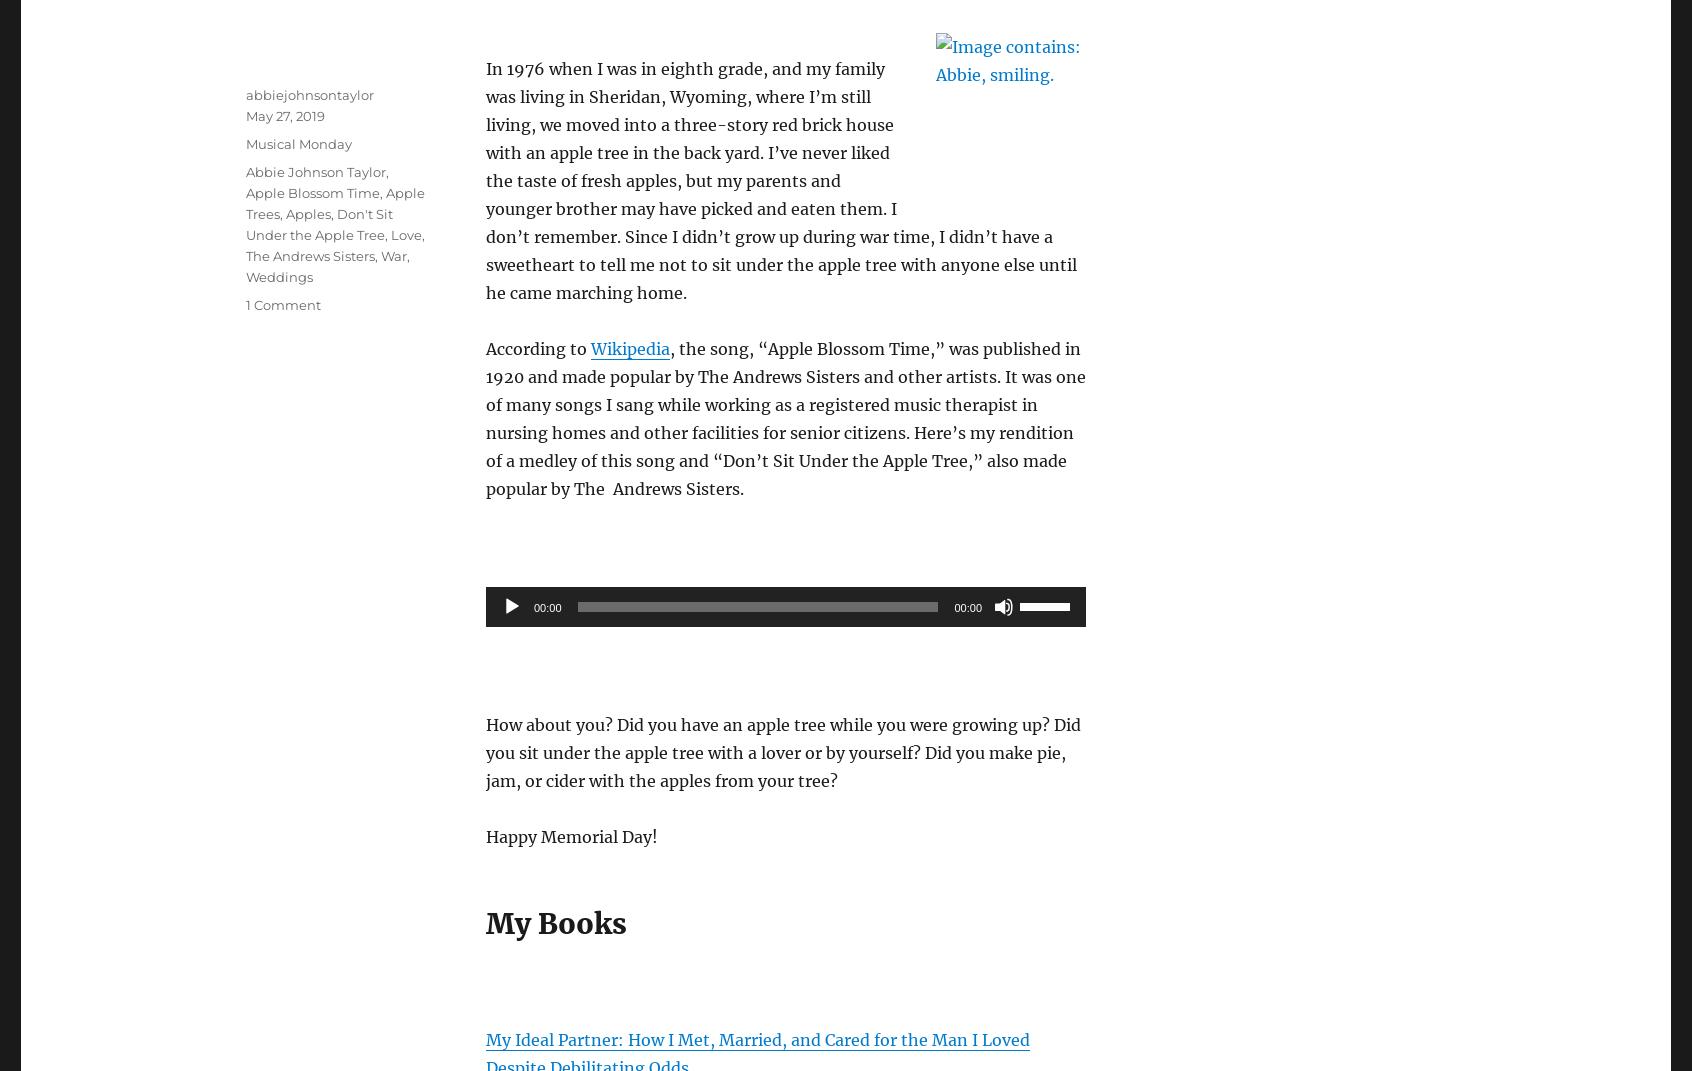 Image resolution: width=1692 pixels, height=1071 pixels. What do you see at coordinates (484, 179) in the screenshot?
I see `'In 1976 when I was in eighth grade, and my family was living in Sheridan, Wyoming, where I’m still living, we moved into a three-story red brick house with an apple tree in the back yard. I’ve never liked the taste of fresh apples, but my parents and younger brother may have picked and eaten them. I don’t remember. Since I didn’t grow up during war time, I didn’t have a sweetheart to tell me not to sit under the apple tree with anyone else until he came marching home.'` at bounding box center [484, 179].